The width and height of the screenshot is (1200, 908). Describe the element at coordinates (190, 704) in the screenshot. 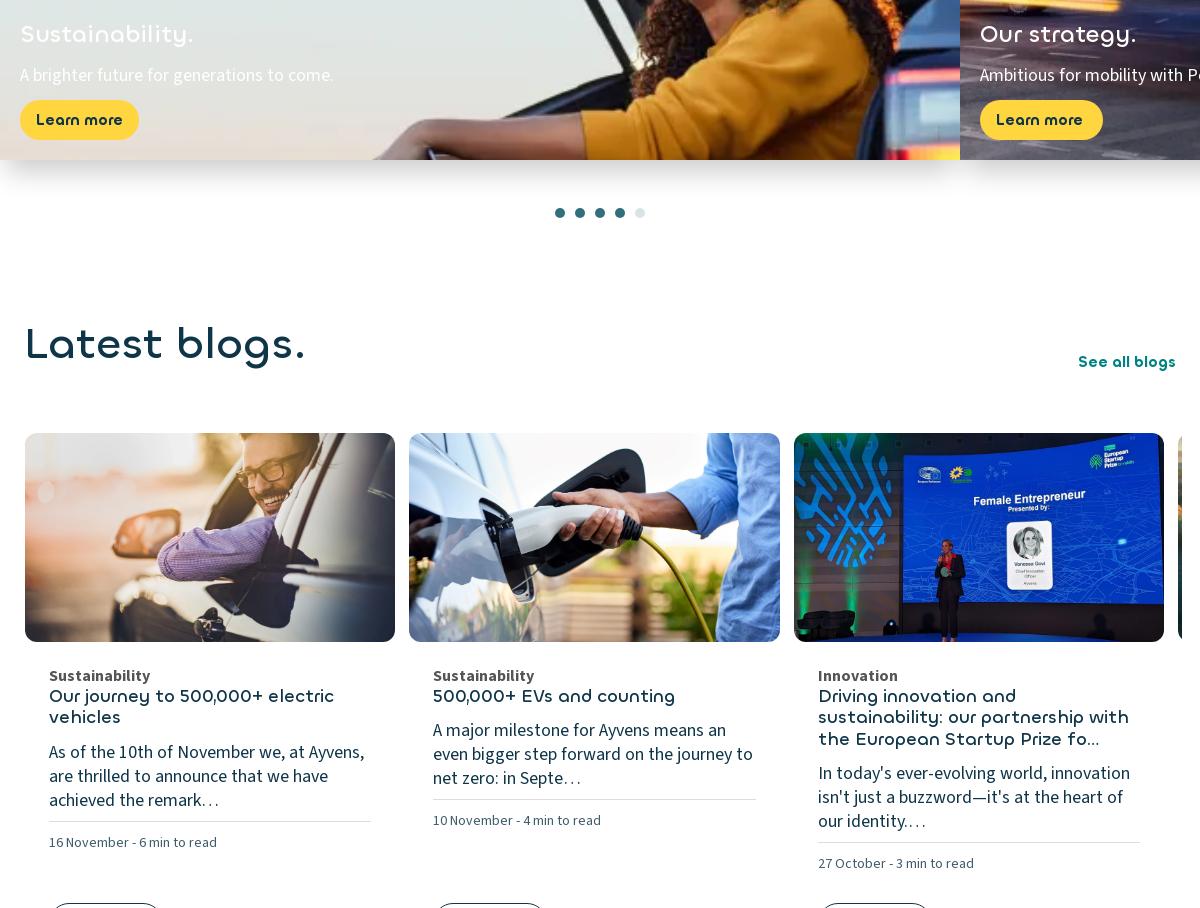

I see `'Our journey to 500,000+ electric vehicles'` at that location.